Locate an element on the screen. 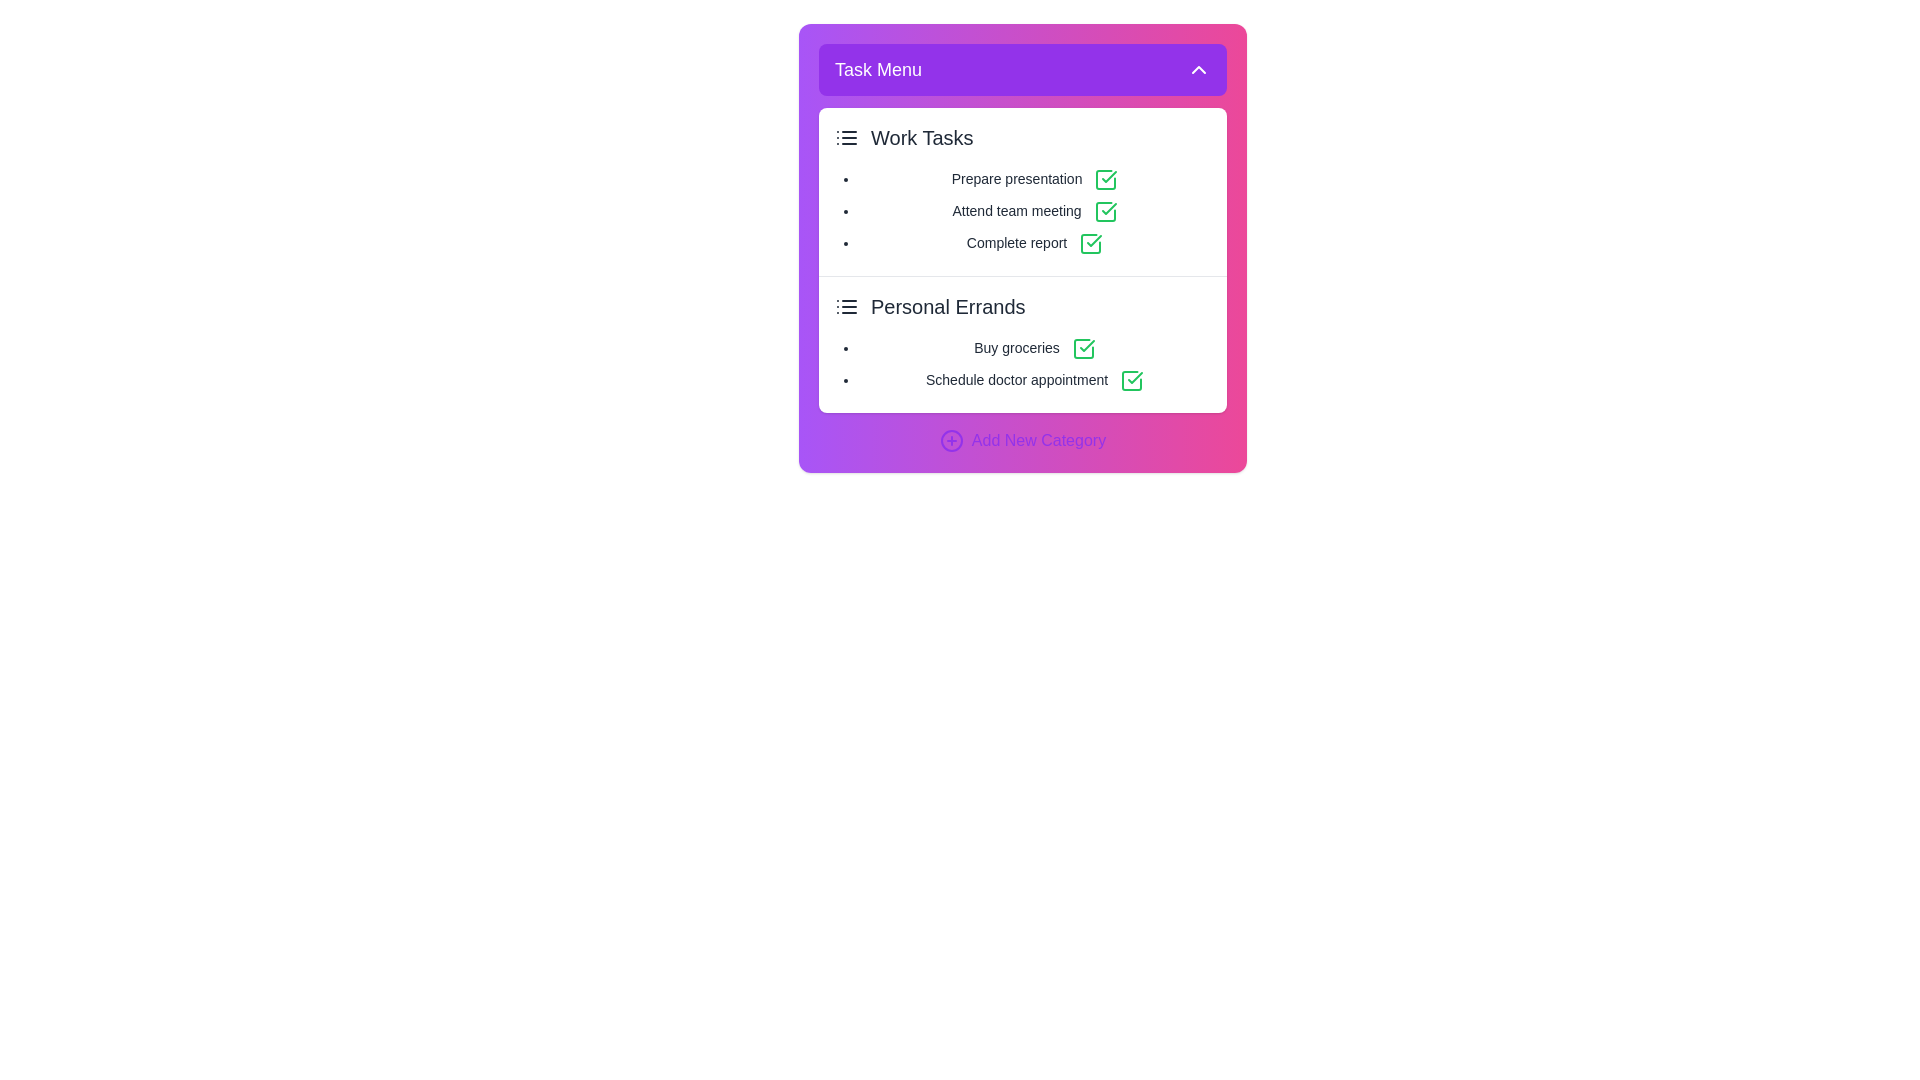 The image size is (1920, 1080). the task named Buy groceries in the task list is located at coordinates (1035, 347).